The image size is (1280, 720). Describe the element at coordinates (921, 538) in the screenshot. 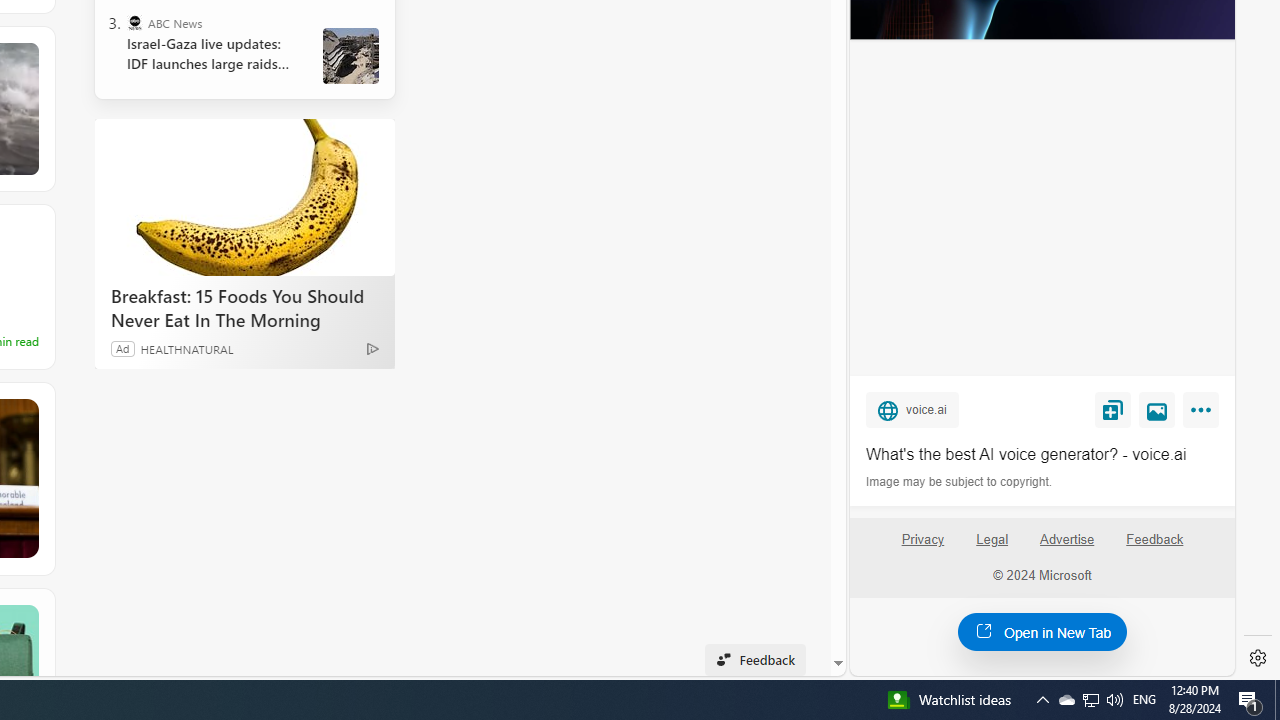

I see `'Privacy'` at that location.